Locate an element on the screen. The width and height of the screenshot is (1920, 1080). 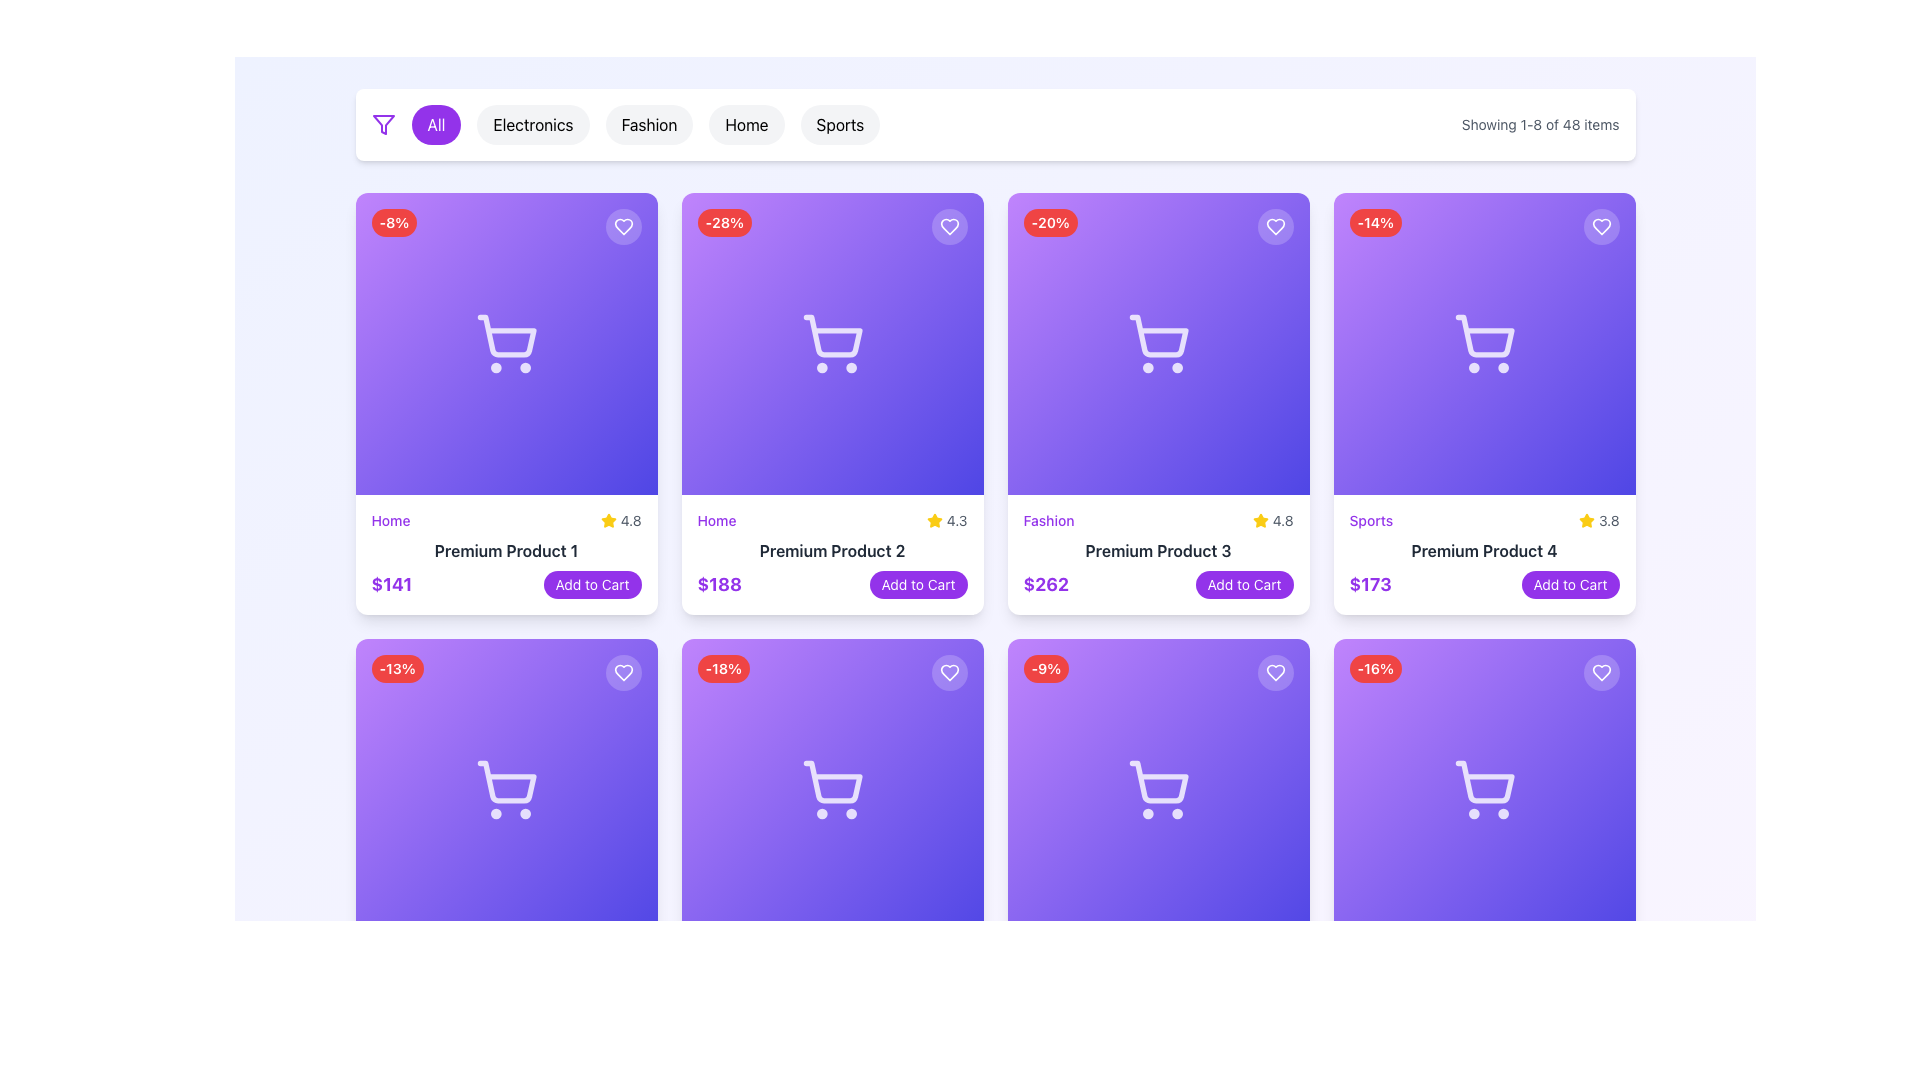
the circular button with a white heart-shaped icon located in the top-right corner of the card displaying a purple gradient background is located at coordinates (622, 672).